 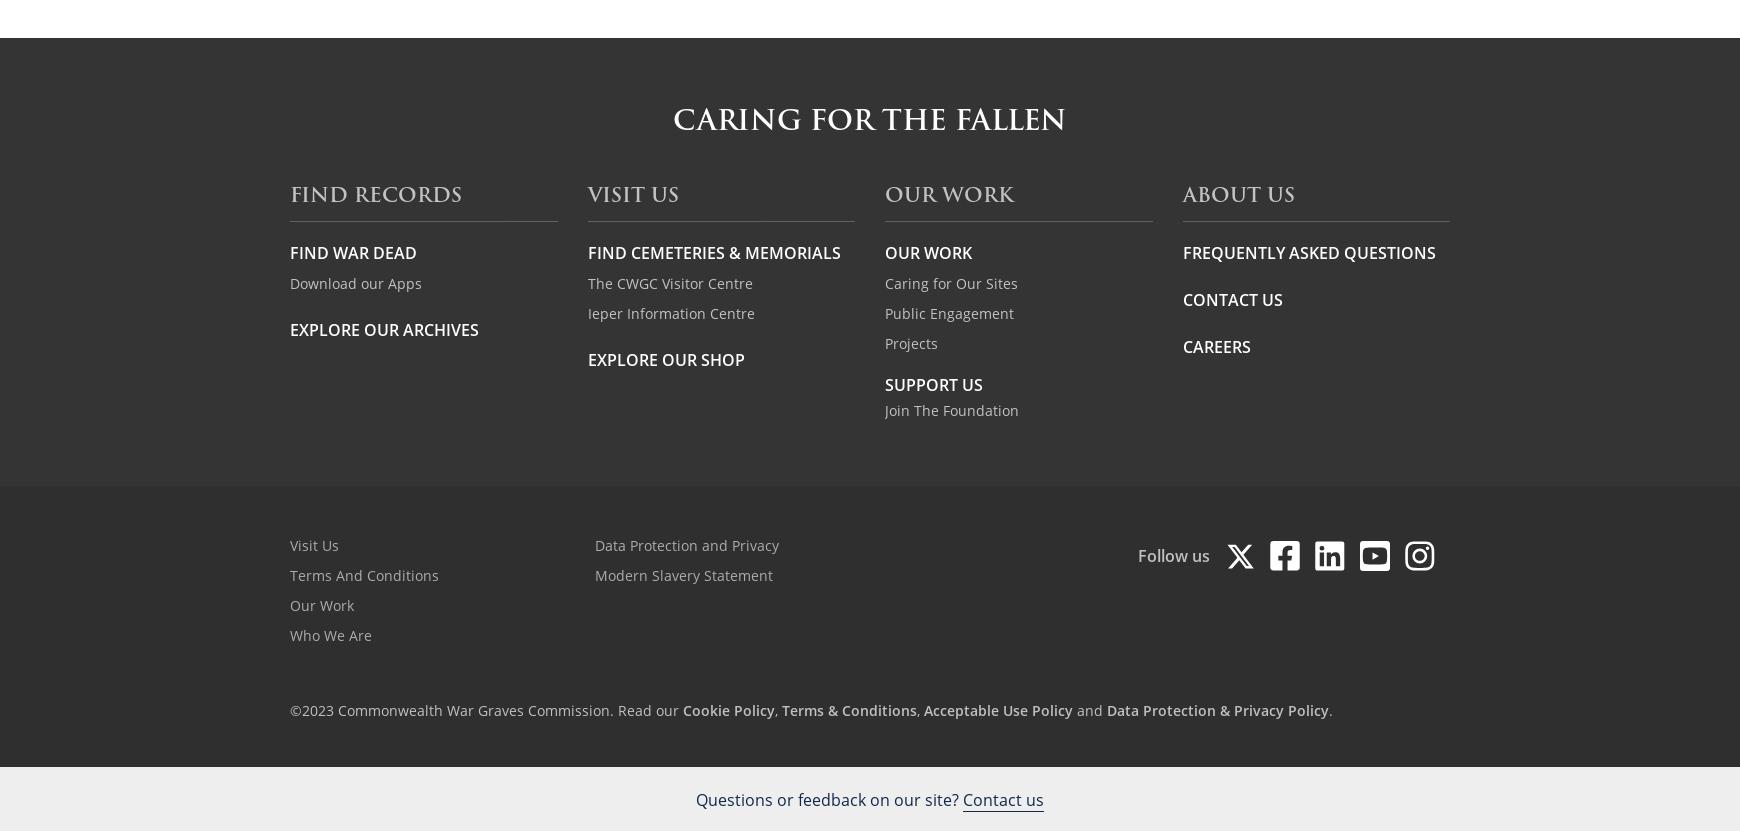 What do you see at coordinates (670, 312) in the screenshot?
I see `'Ieper Information Centre'` at bounding box center [670, 312].